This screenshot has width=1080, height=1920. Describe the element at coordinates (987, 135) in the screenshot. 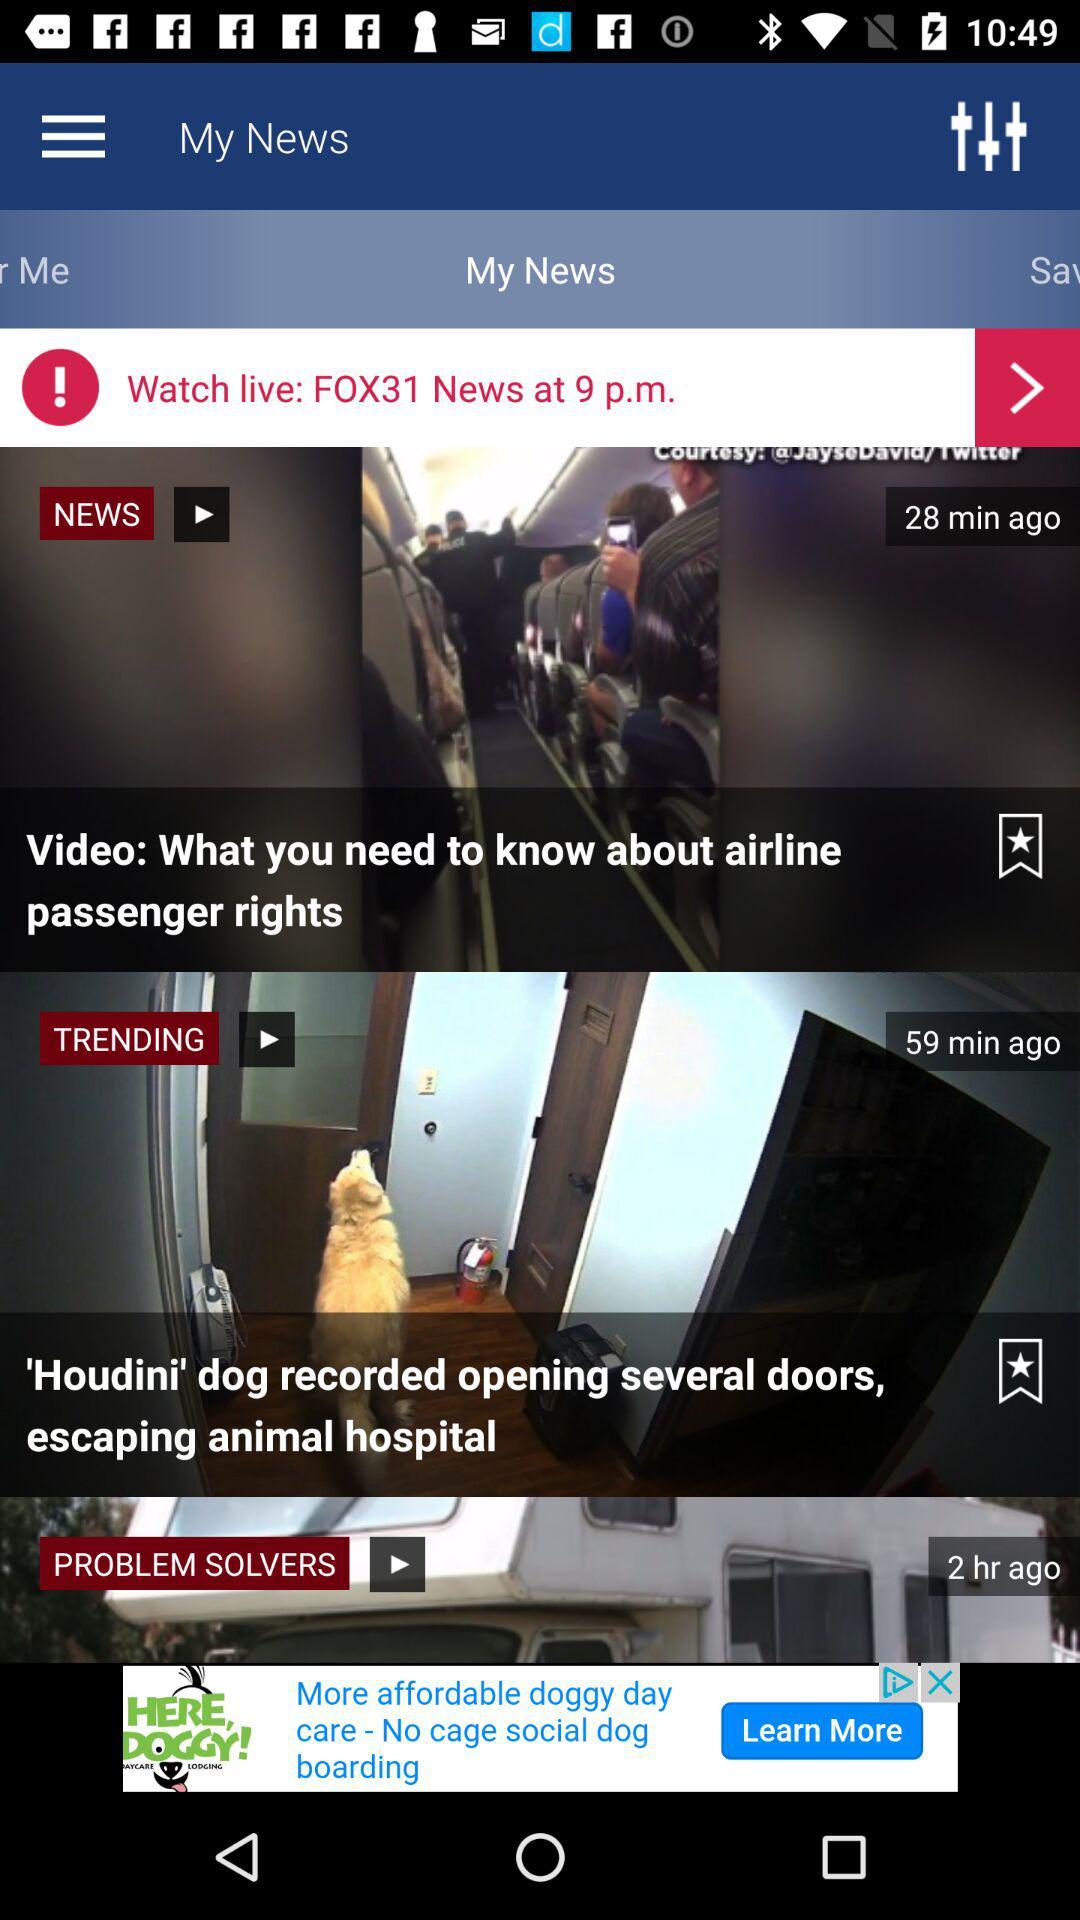

I see `the sliders icon` at that location.